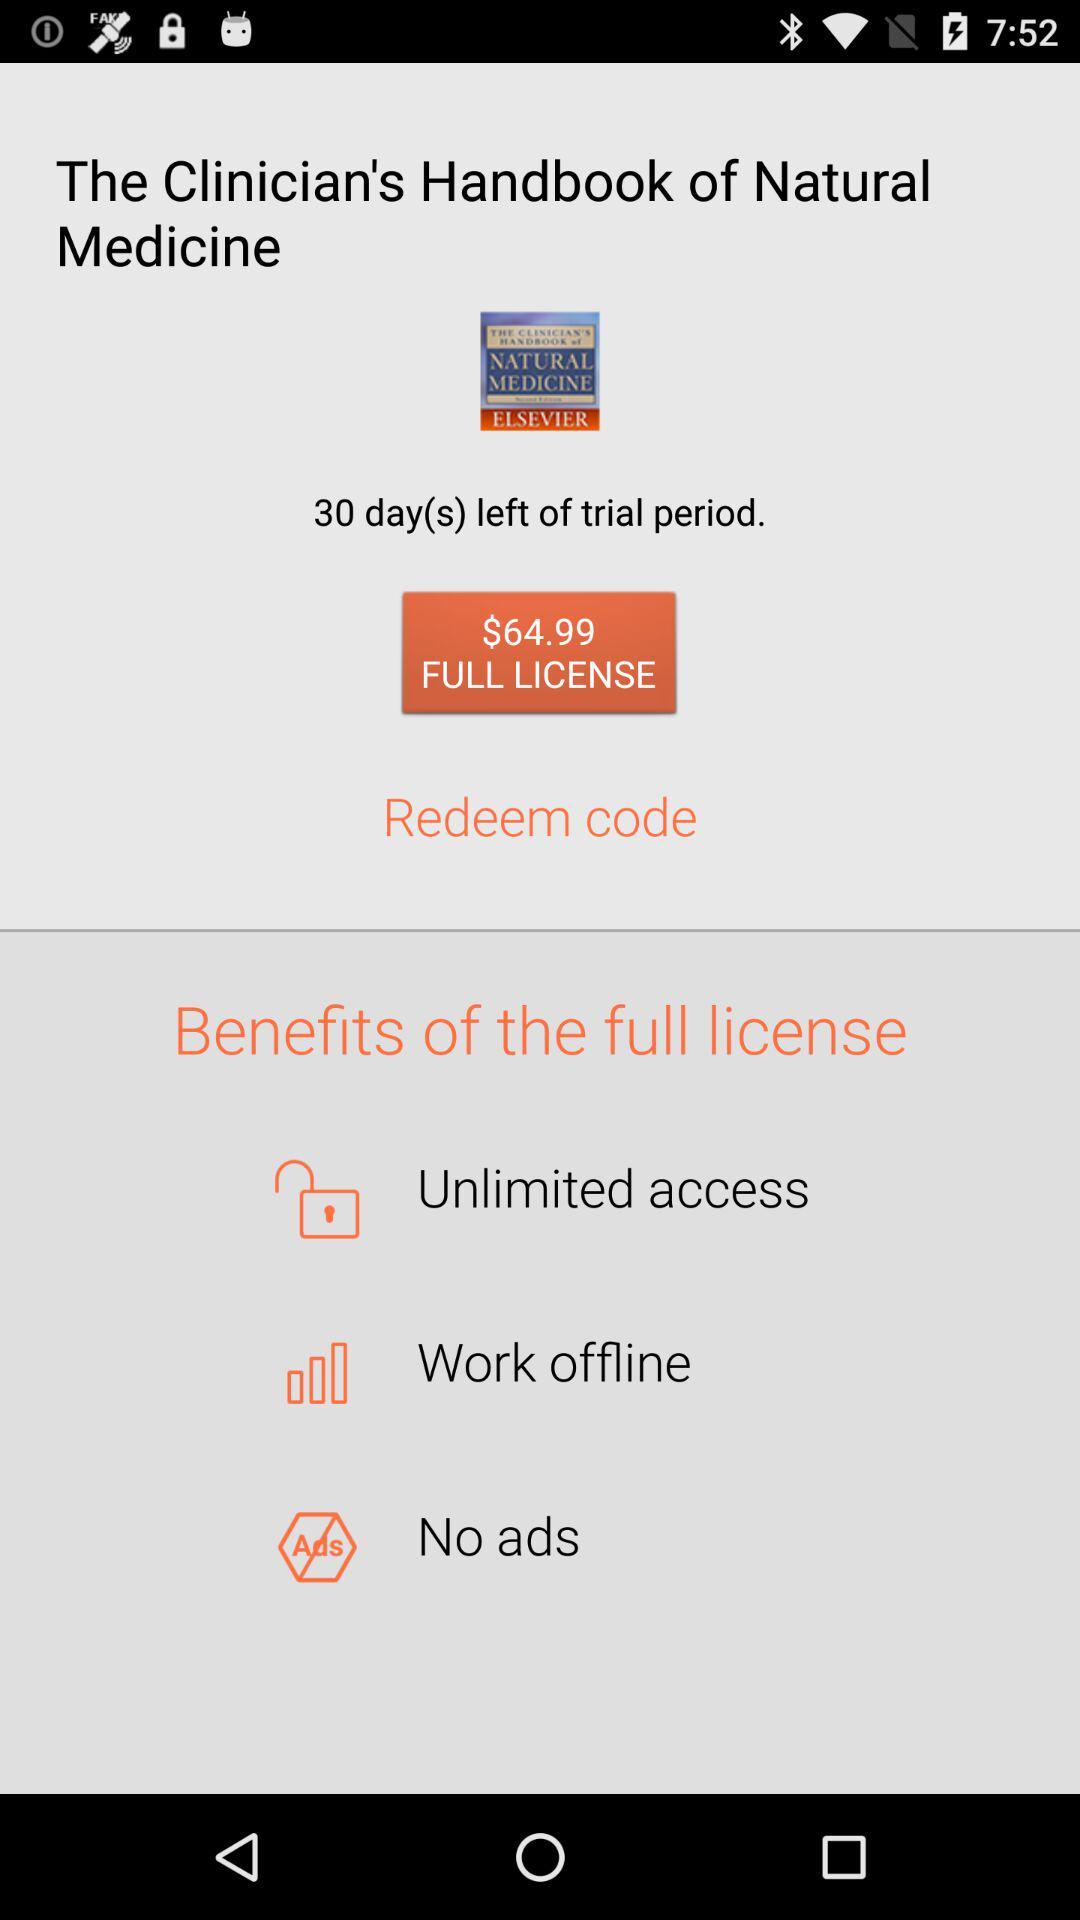 This screenshot has height=1920, width=1080. Describe the element at coordinates (538, 658) in the screenshot. I see `64 99 full button` at that location.